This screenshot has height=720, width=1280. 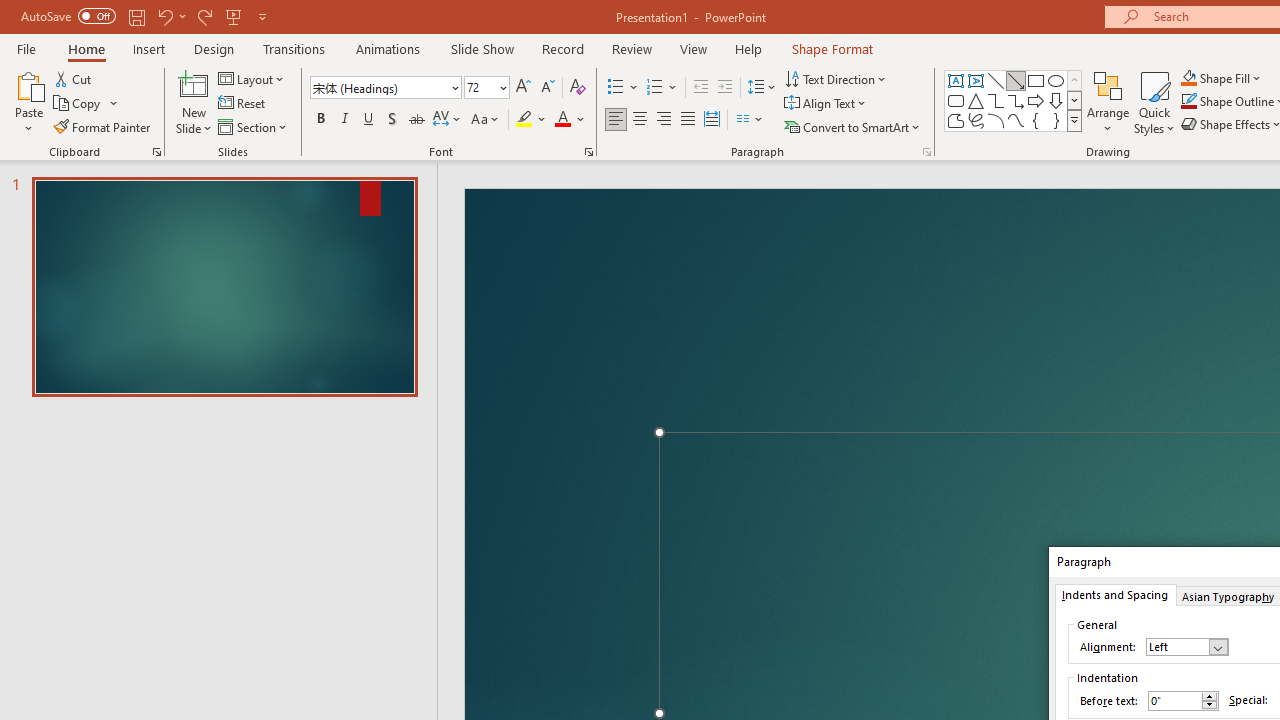 I want to click on 'Shape Format', so click(x=832, y=48).